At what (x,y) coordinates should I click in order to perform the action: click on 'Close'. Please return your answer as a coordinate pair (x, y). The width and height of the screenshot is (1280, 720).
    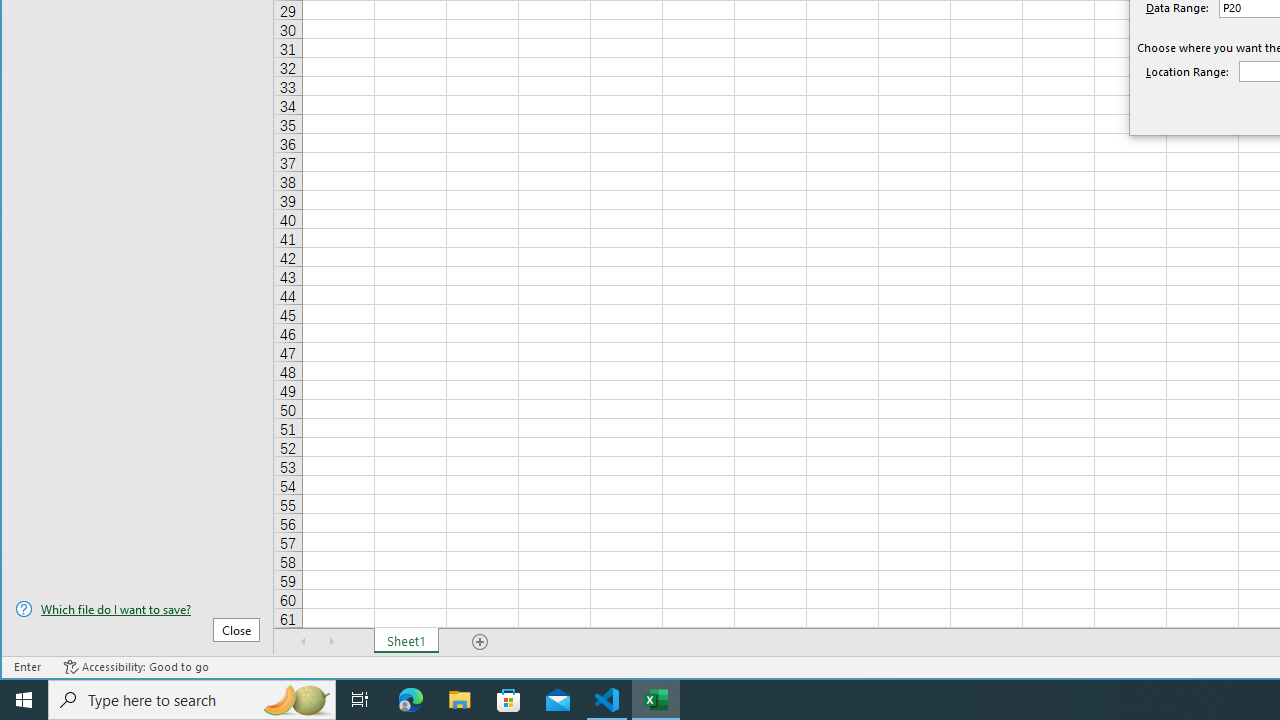
    Looking at the image, I should click on (236, 630).